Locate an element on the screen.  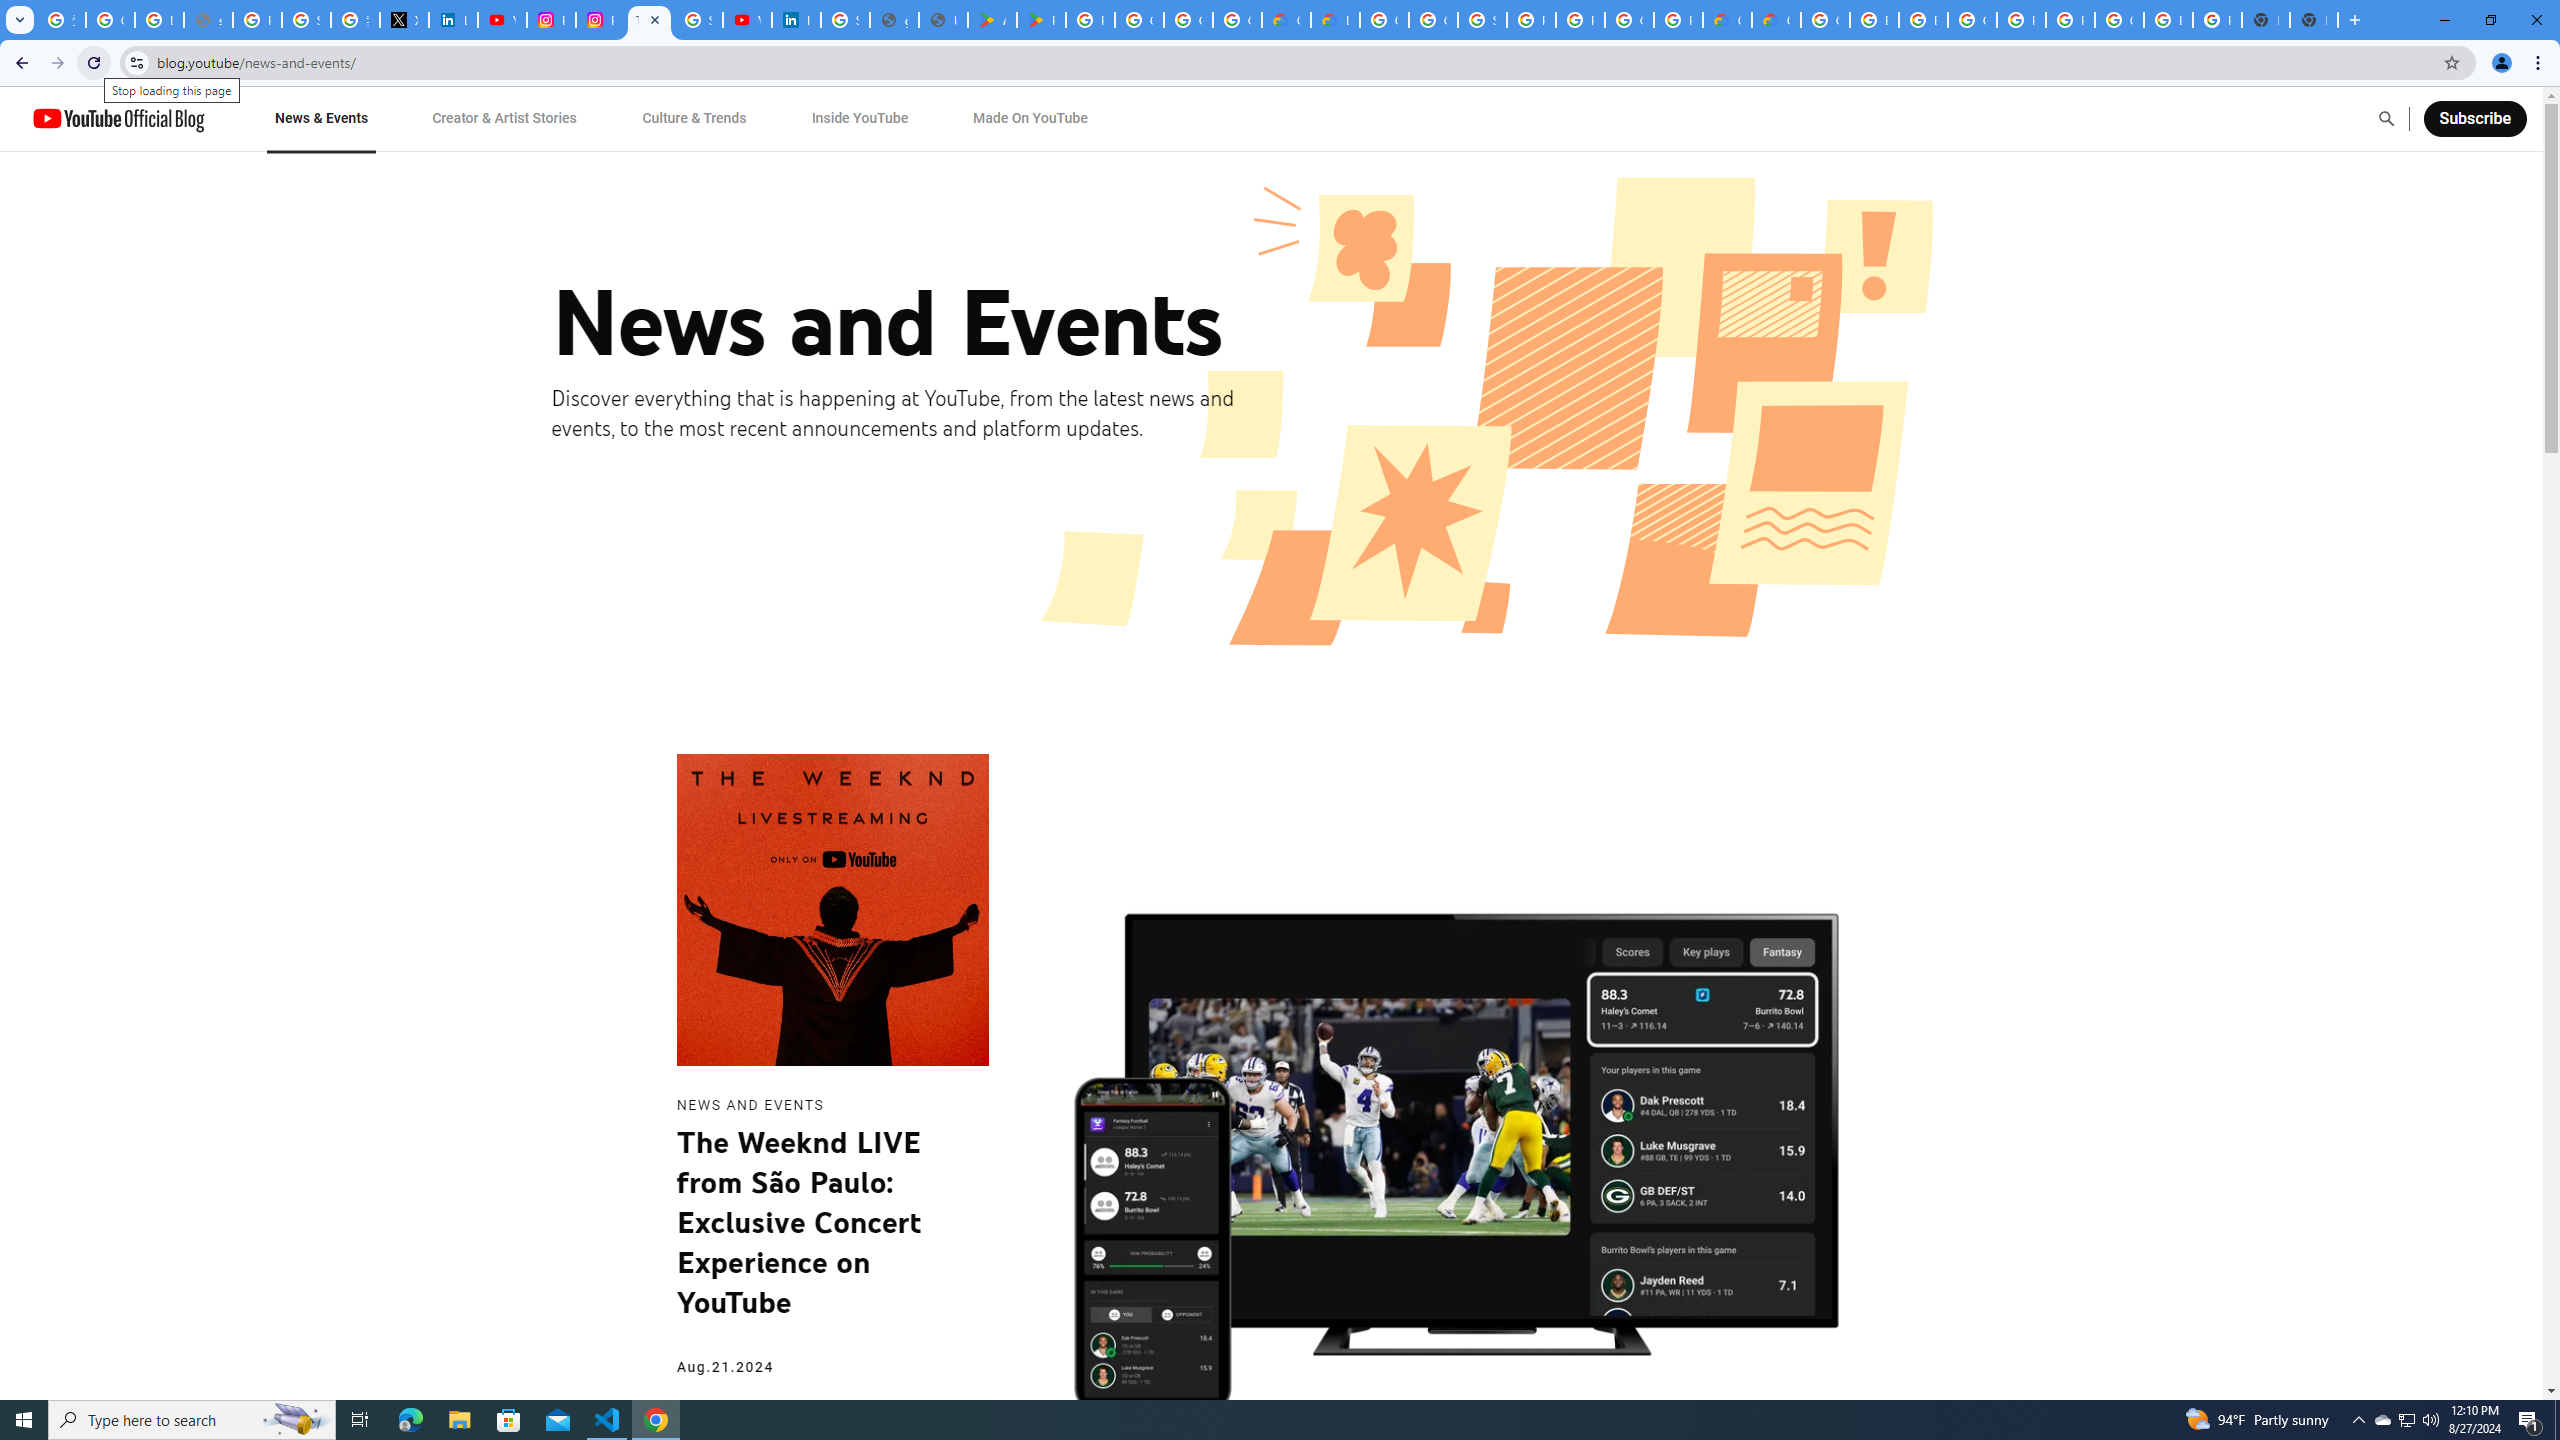
'Made On YouTube' is located at coordinates (1030, 118).